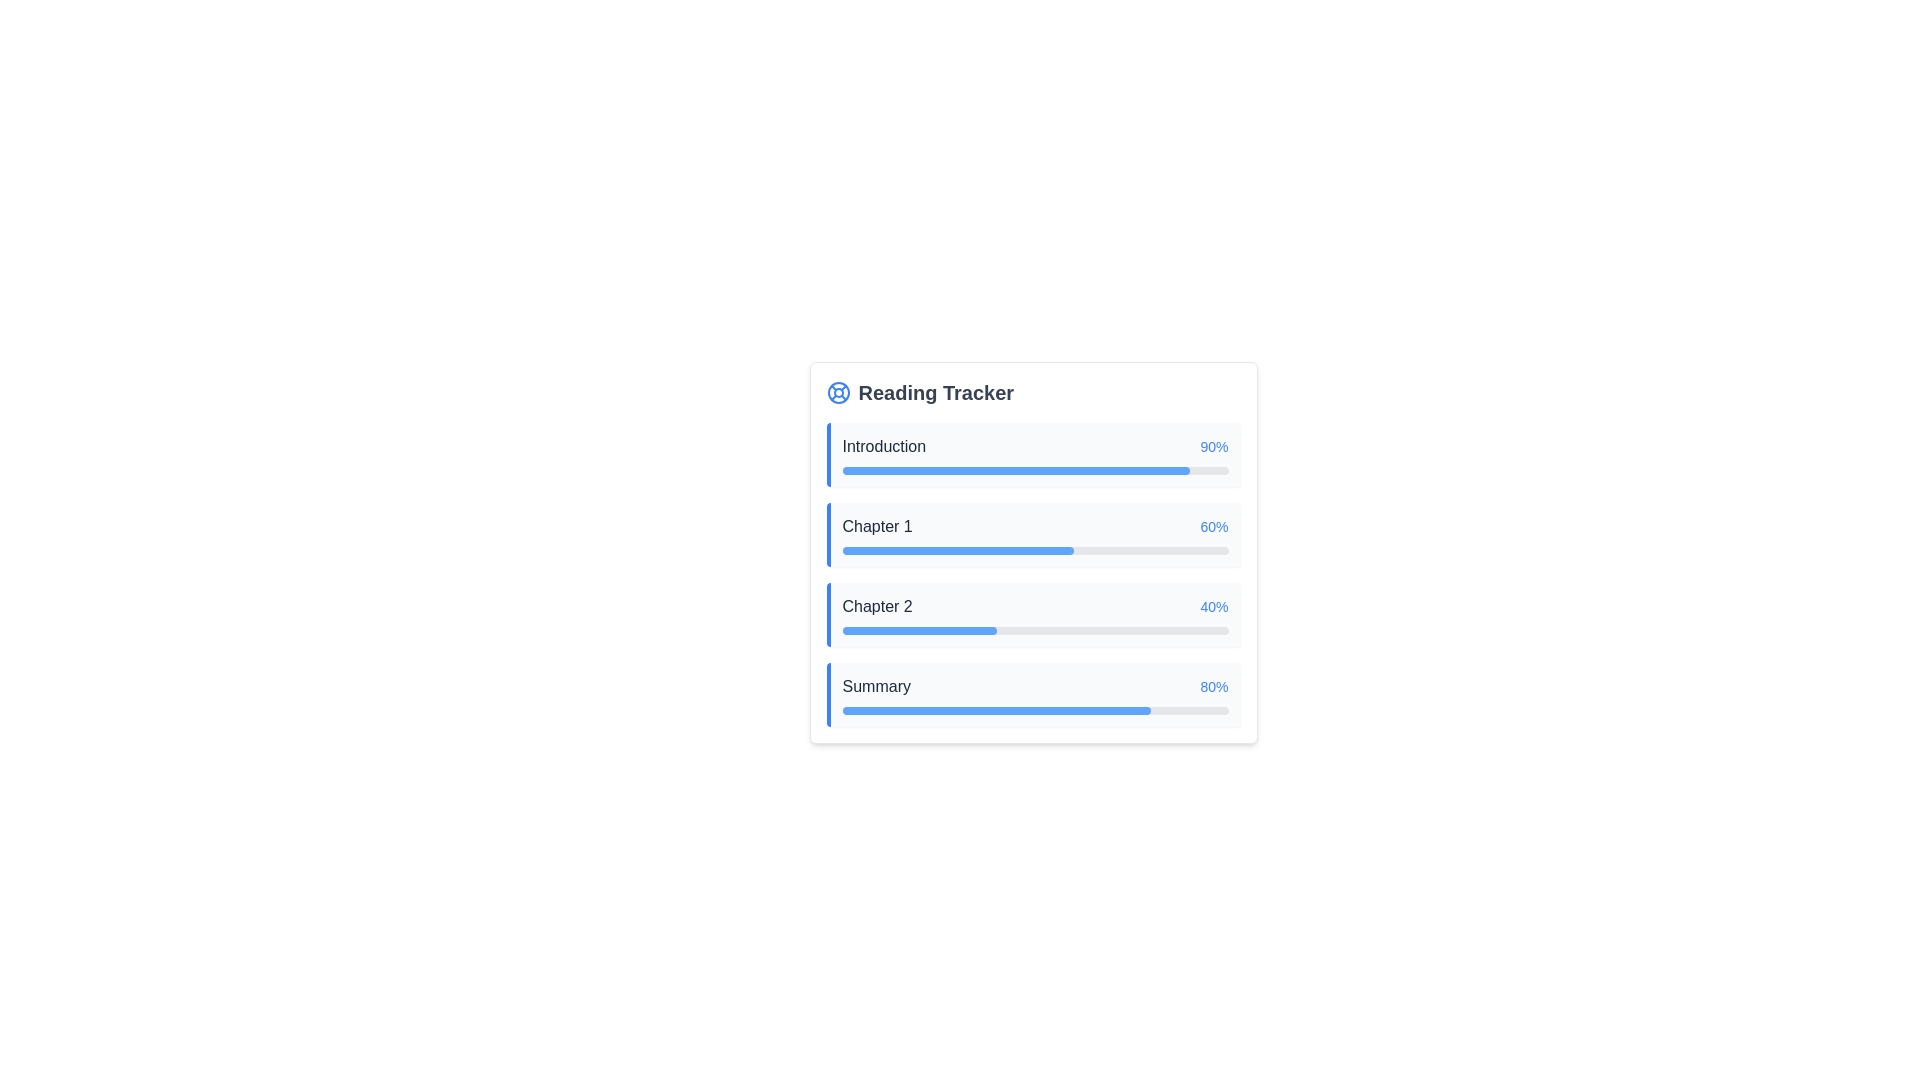 This screenshot has width=1920, height=1080. Describe the element at coordinates (1213, 605) in the screenshot. I see `the completion percentage text indicator for 'Chapter 2' in the reading tracker interface` at that location.